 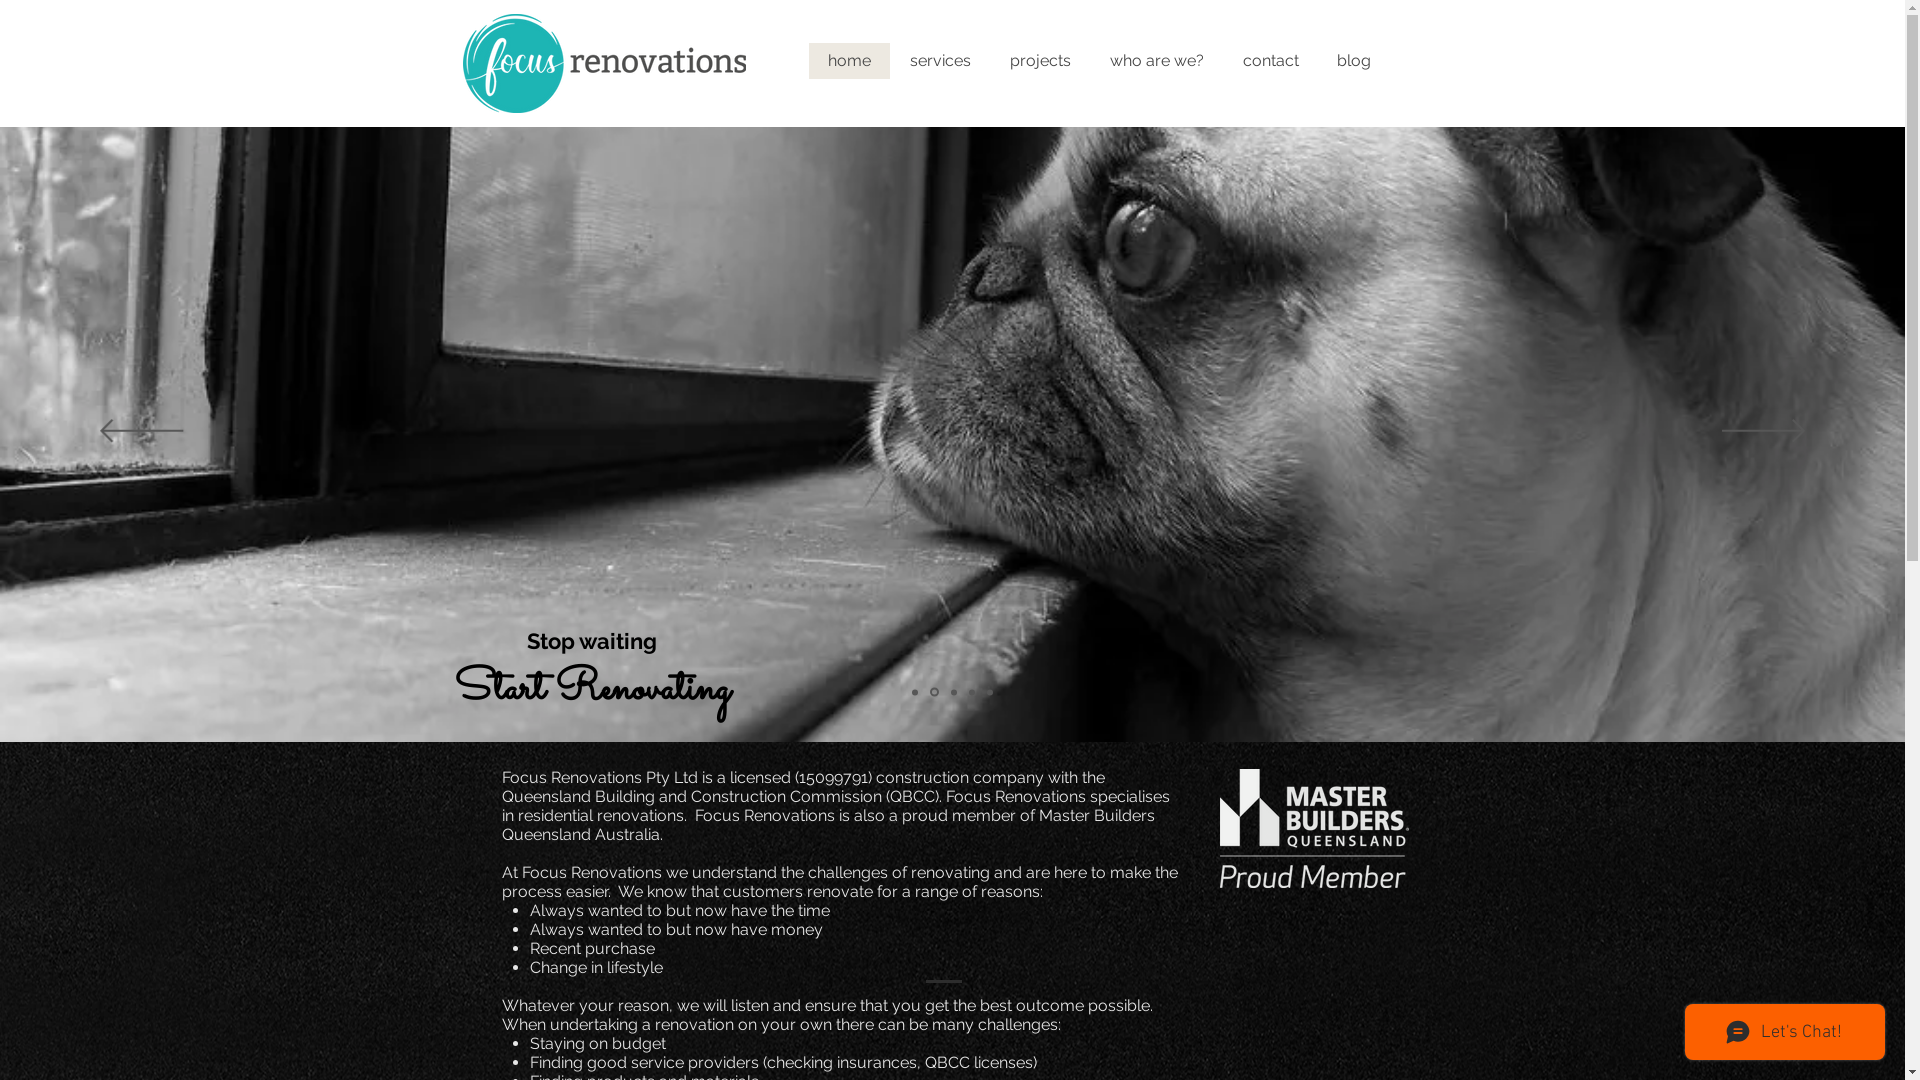 What do you see at coordinates (1156, 60) in the screenshot?
I see `'who are we?'` at bounding box center [1156, 60].